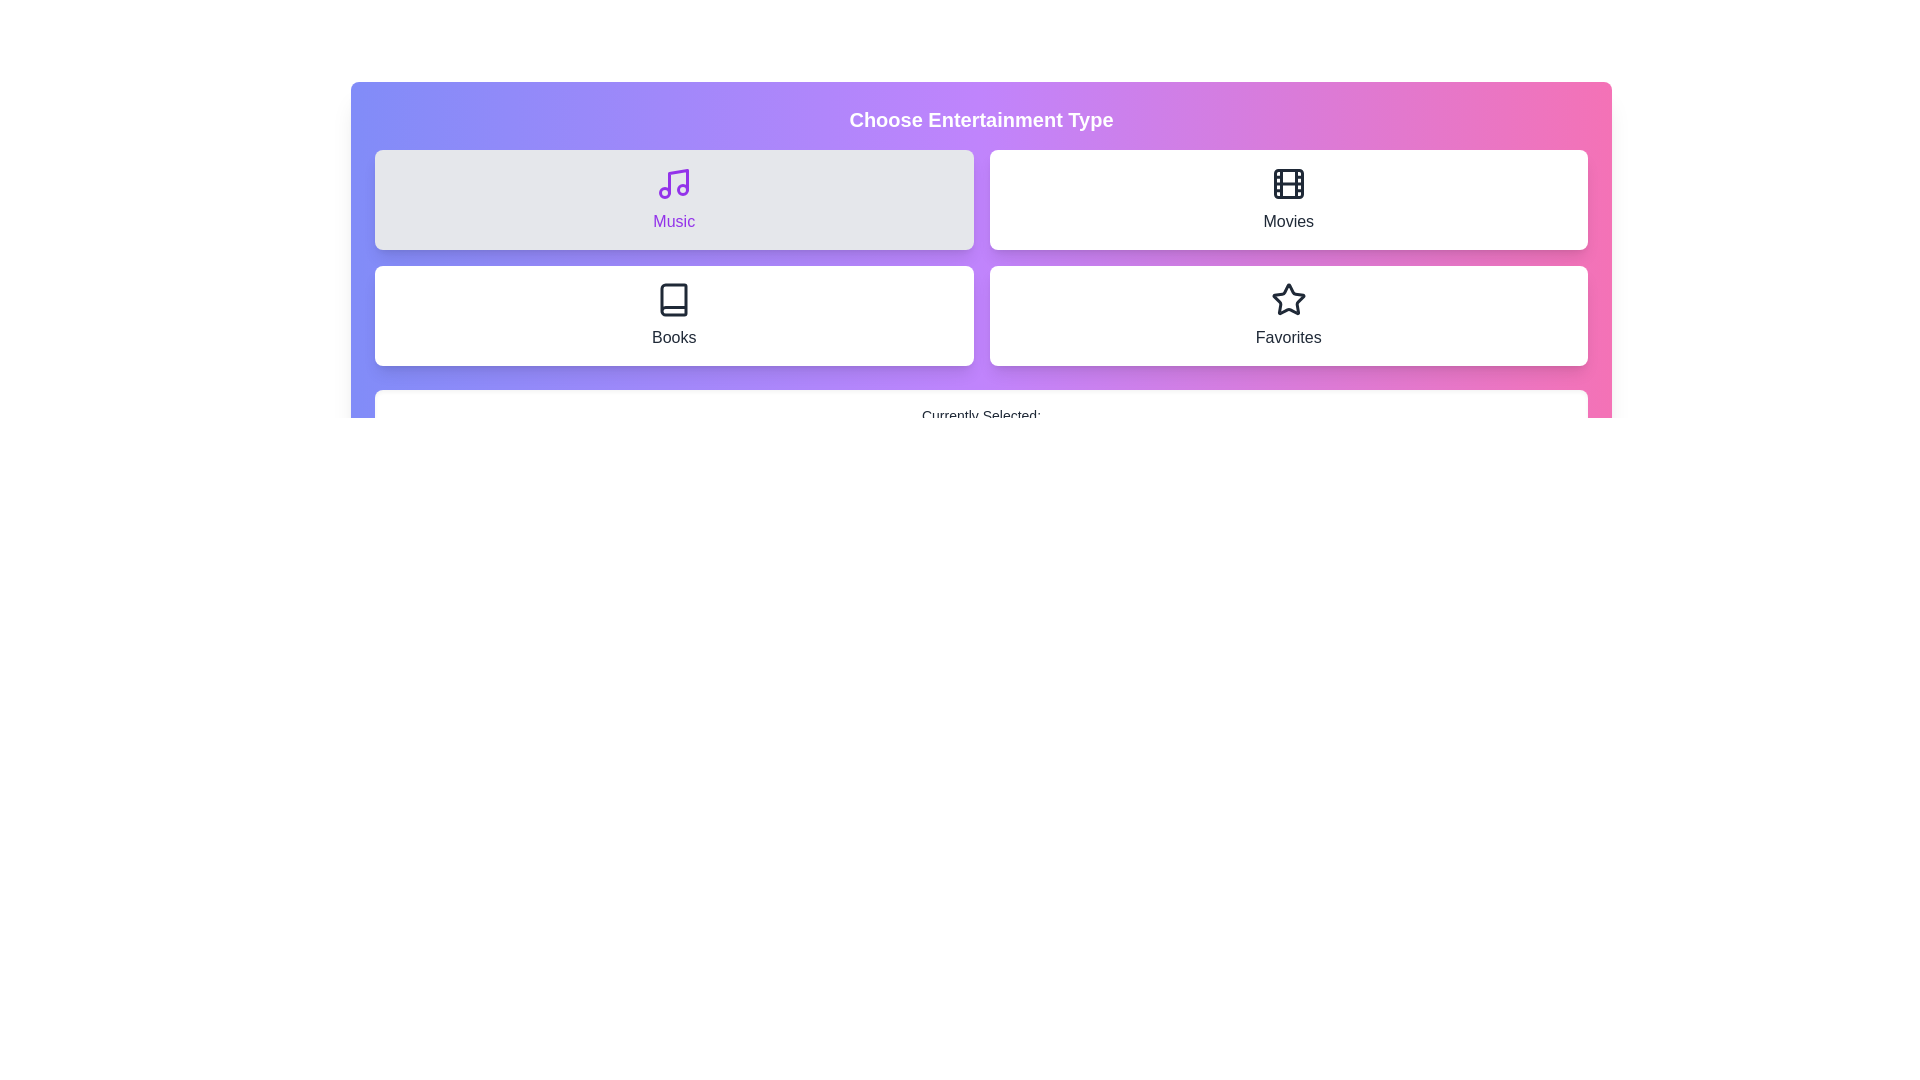 The width and height of the screenshot is (1920, 1080). Describe the element at coordinates (674, 200) in the screenshot. I see `the entertainment type by clicking on the button labeled Music` at that location.